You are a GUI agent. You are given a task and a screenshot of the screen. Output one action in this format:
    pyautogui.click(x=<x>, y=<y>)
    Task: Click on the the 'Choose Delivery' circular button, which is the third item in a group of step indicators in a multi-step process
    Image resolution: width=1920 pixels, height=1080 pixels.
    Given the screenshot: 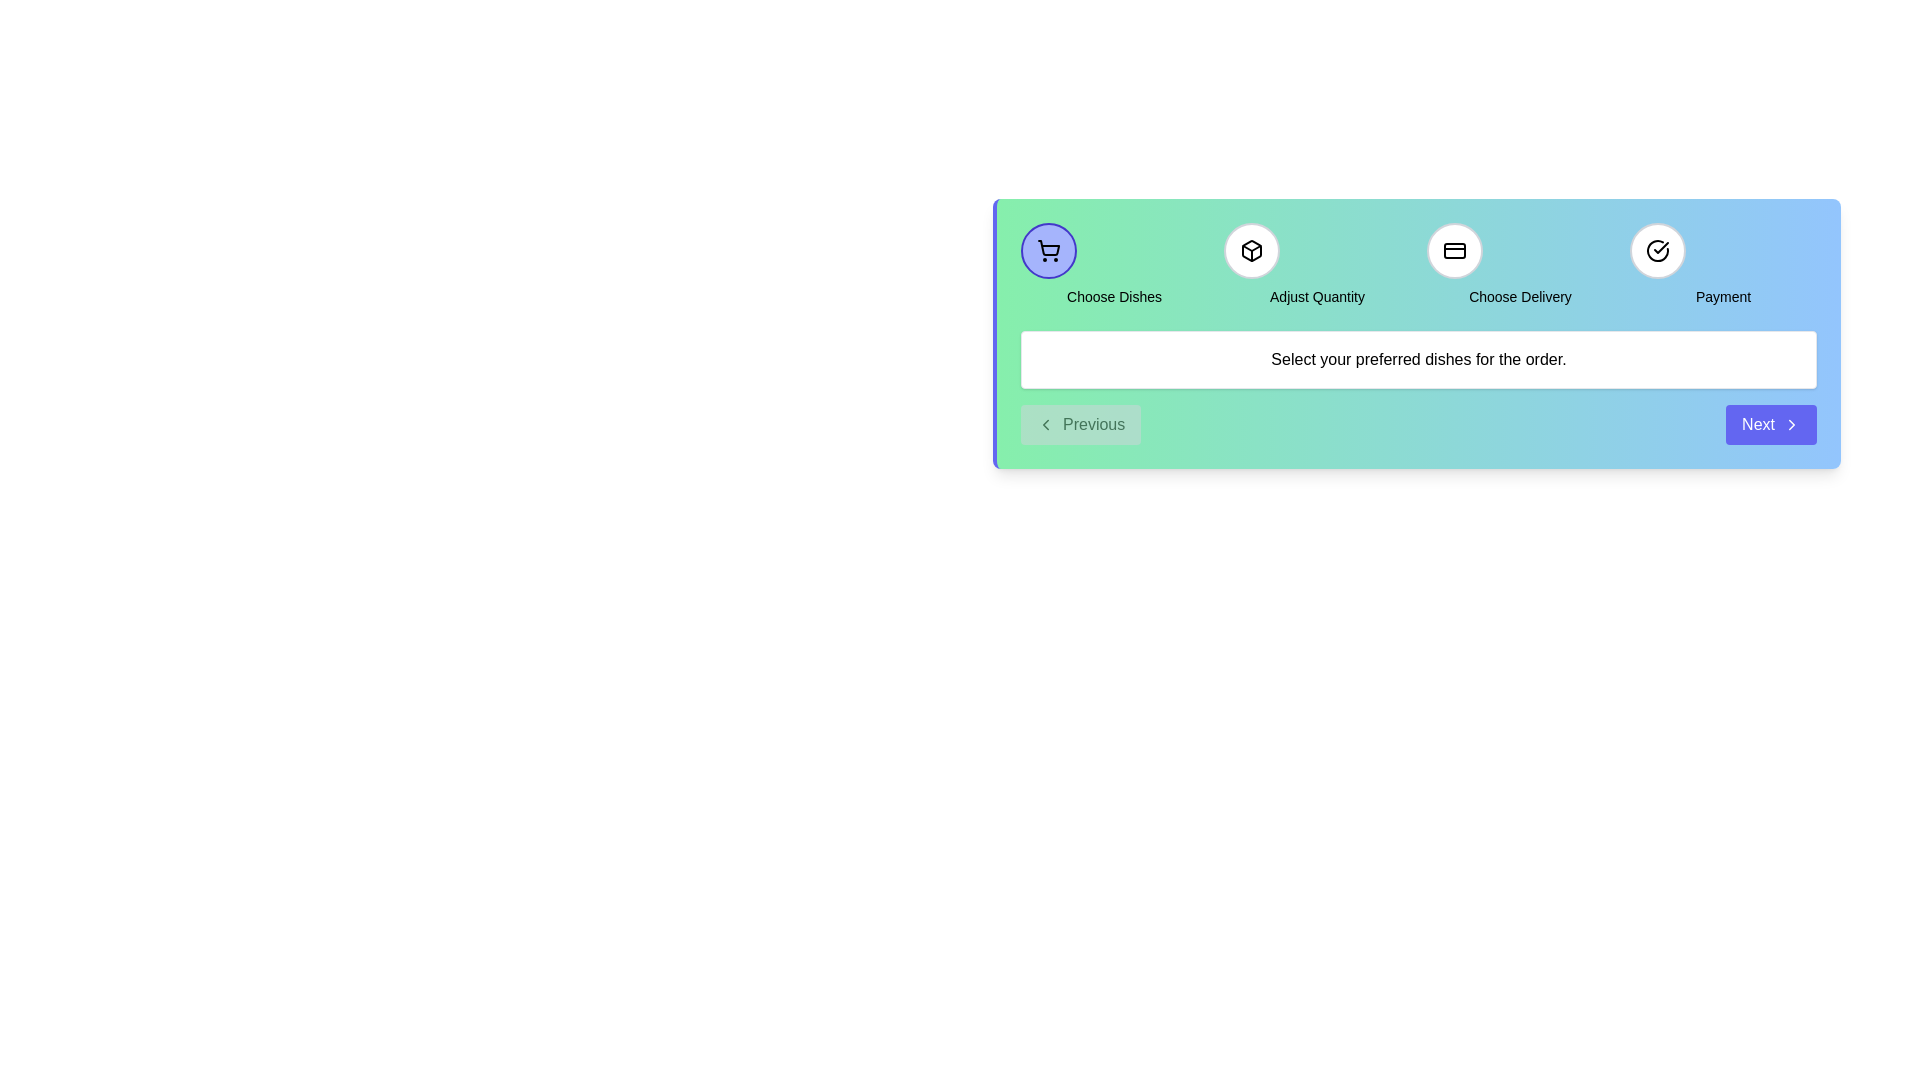 What is the action you would take?
    pyautogui.click(x=1454, y=249)
    